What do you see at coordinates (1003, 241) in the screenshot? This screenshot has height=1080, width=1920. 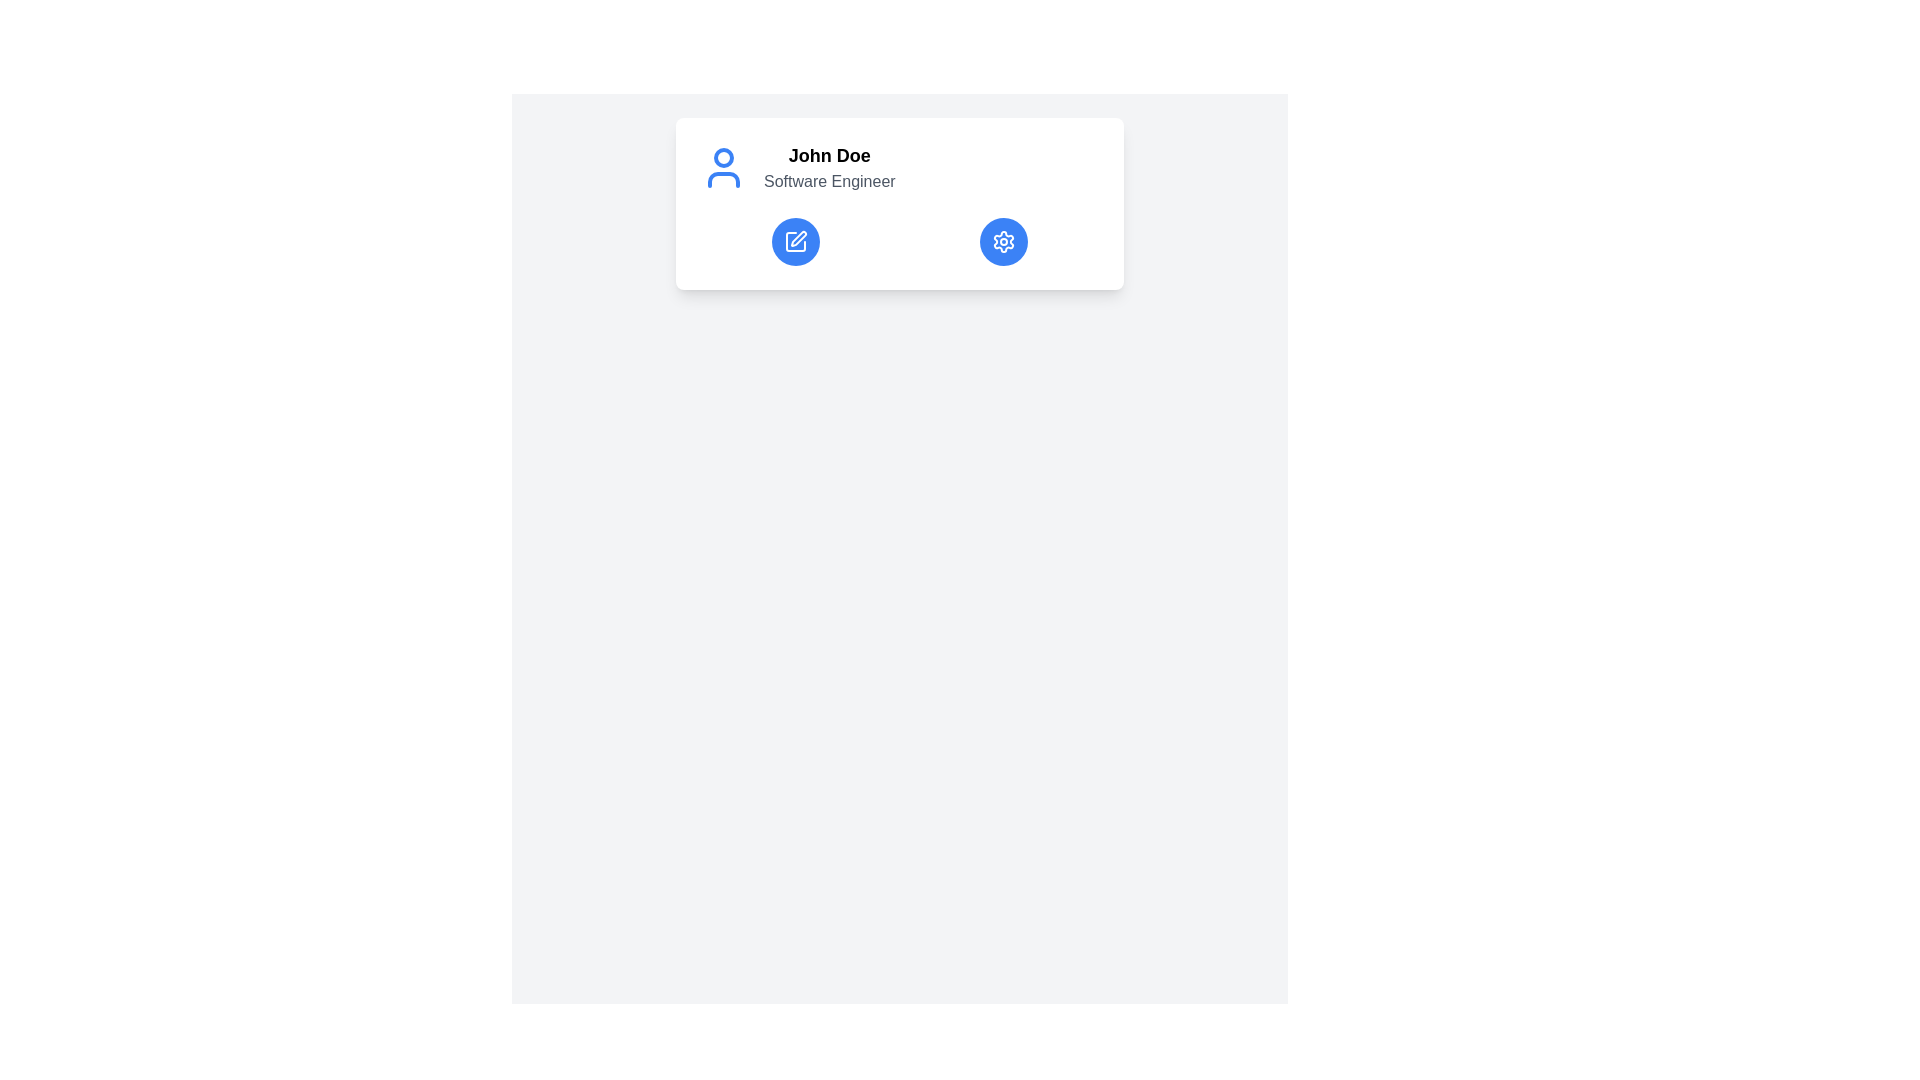 I see `the settings button with a gear icon located at the bottom-right of the card element` at bounding box center [1003, 241].